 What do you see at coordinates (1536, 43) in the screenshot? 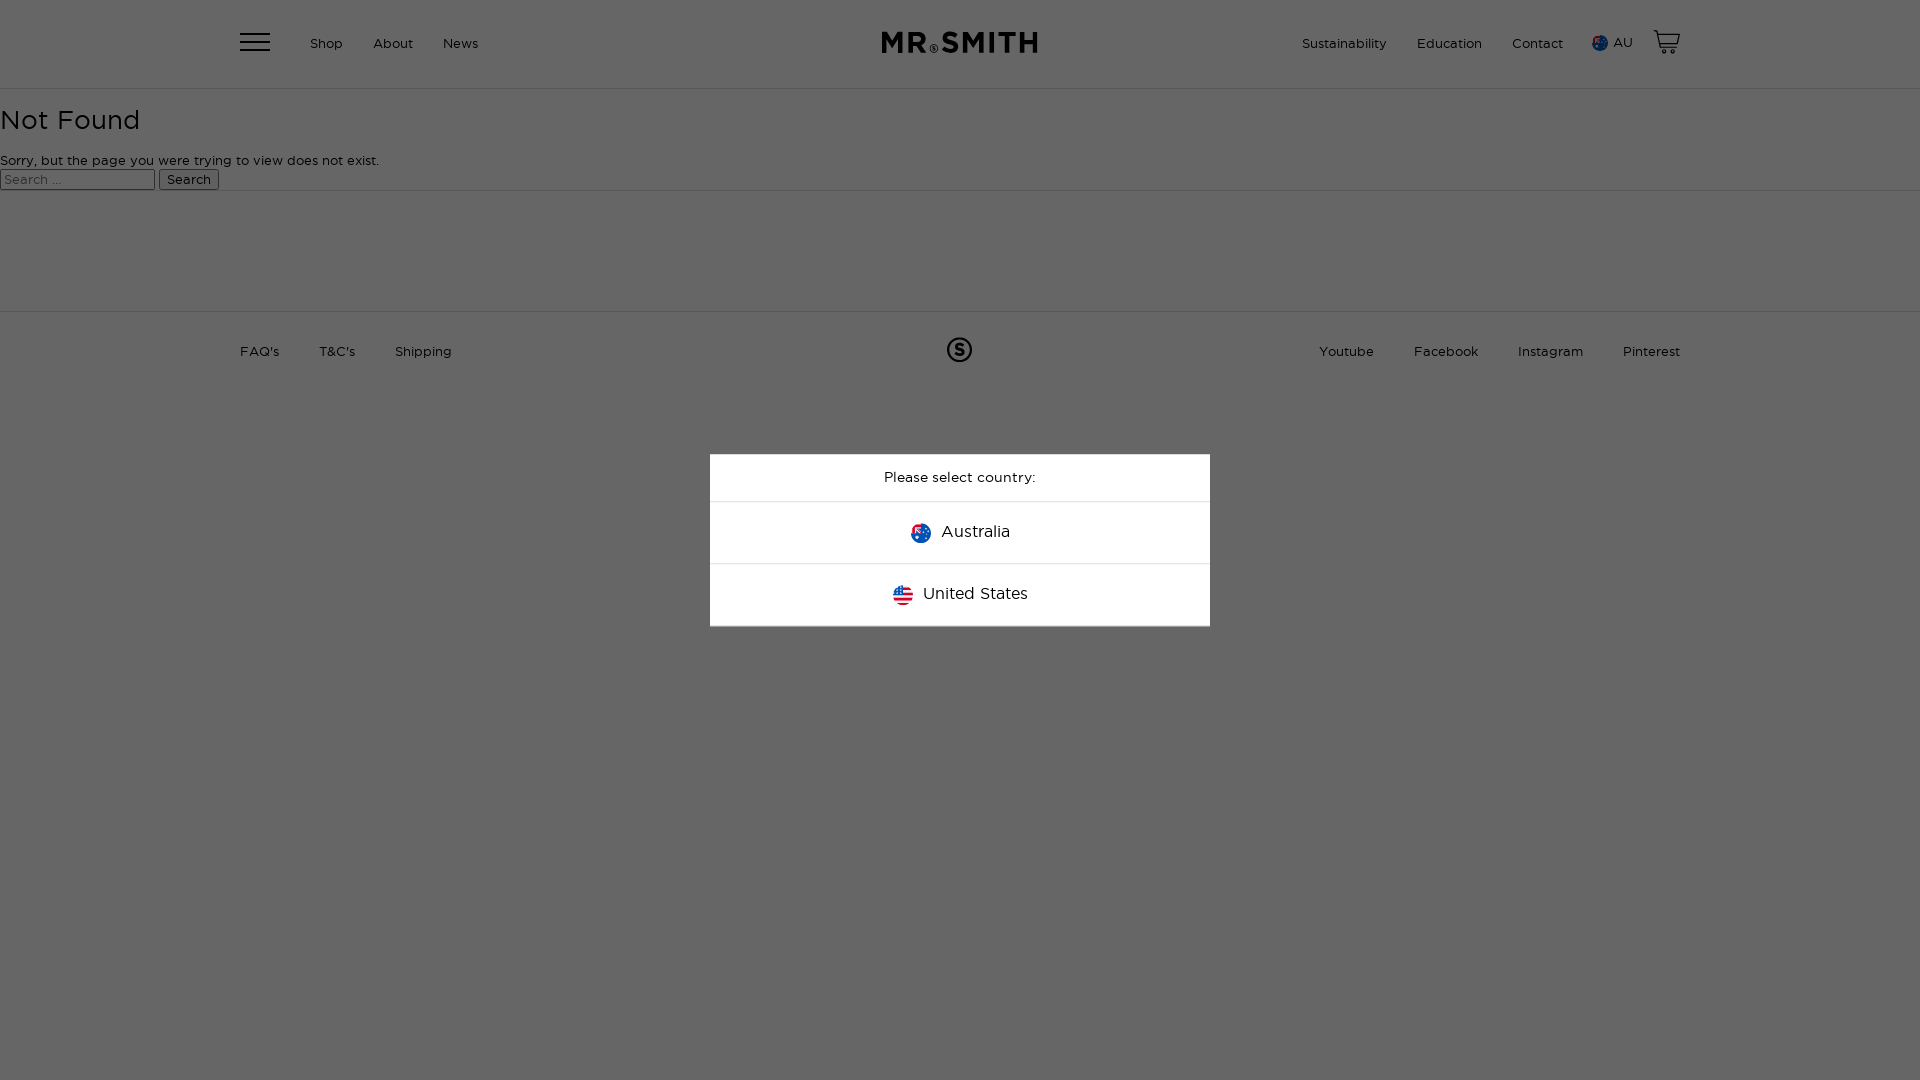
I see `'Contact'` at bounding box center [1536, 43].